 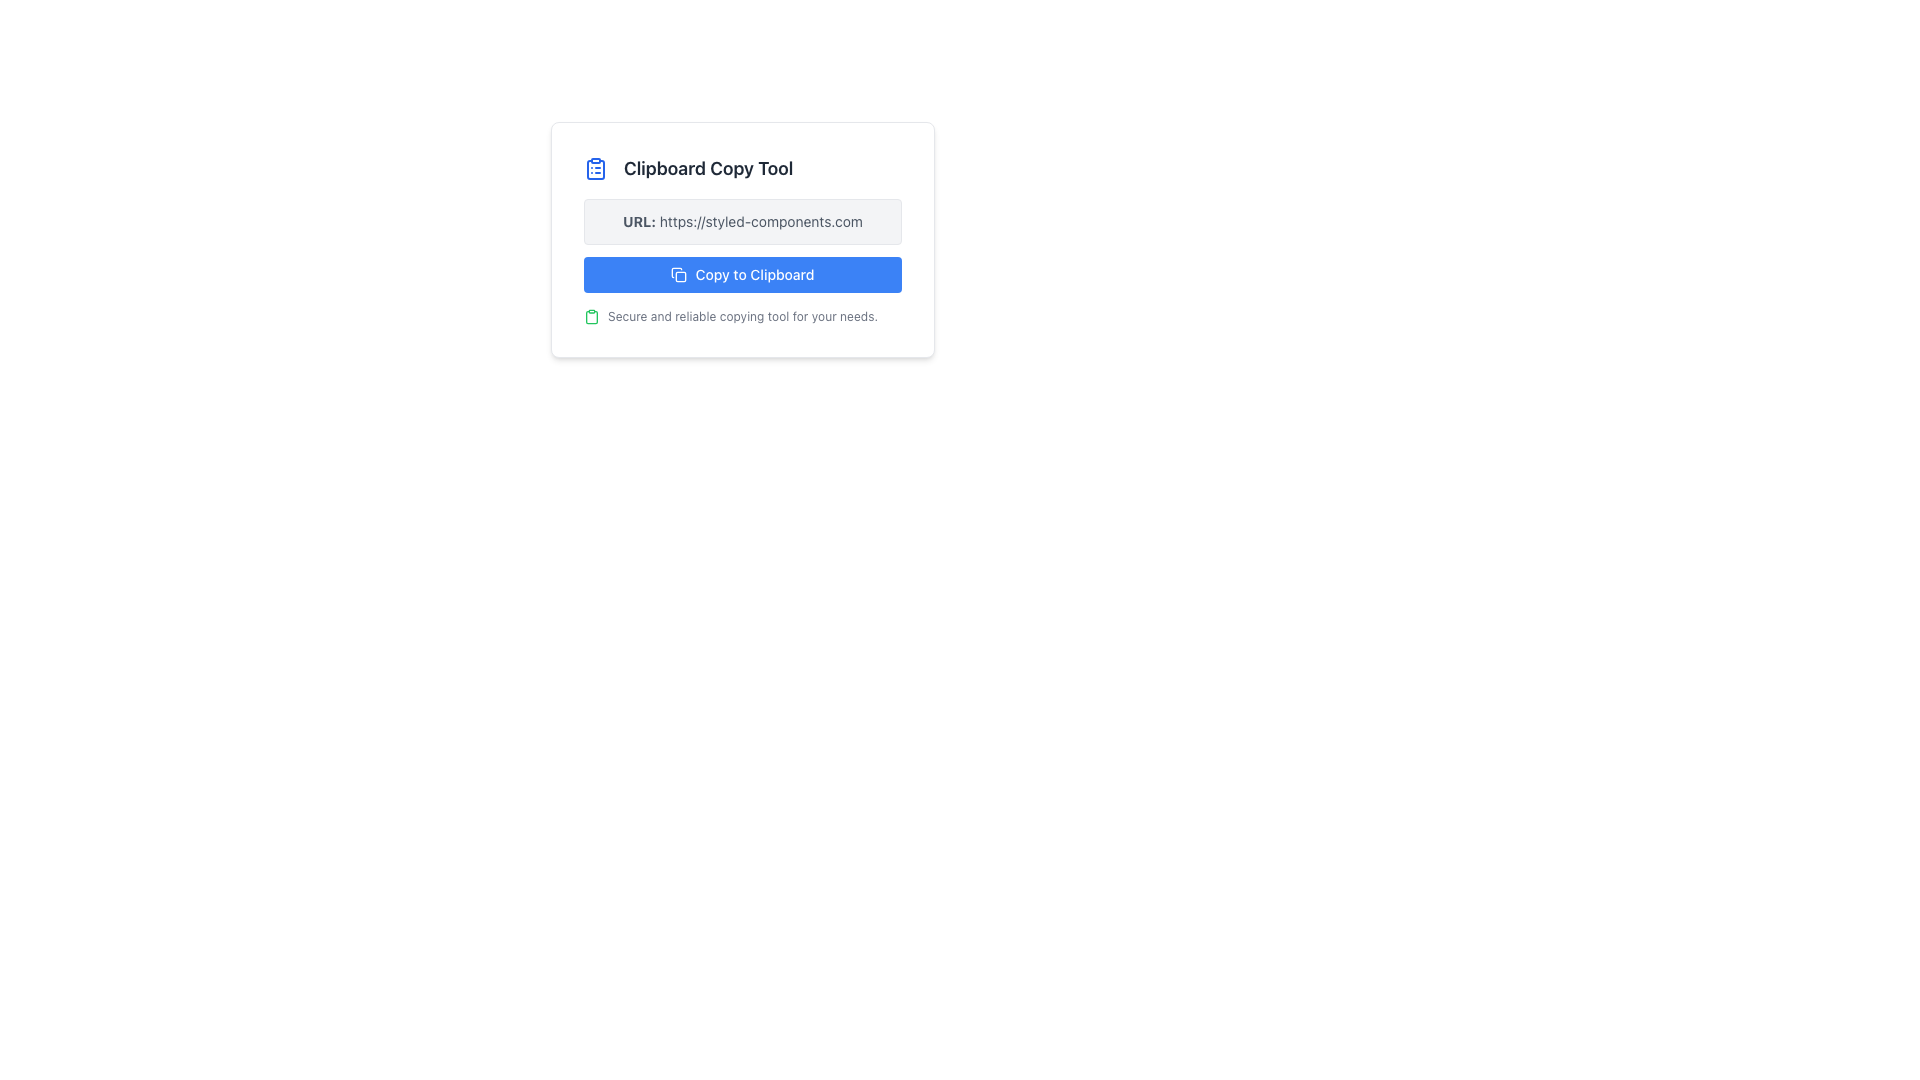 What do you see at coordinates (638, 221) in the screenshot?
I see `the static text label displaying 'URL:' which is bold and positioned to the left of the hyperlink within a gray background box` at bounding box center [638, 221].